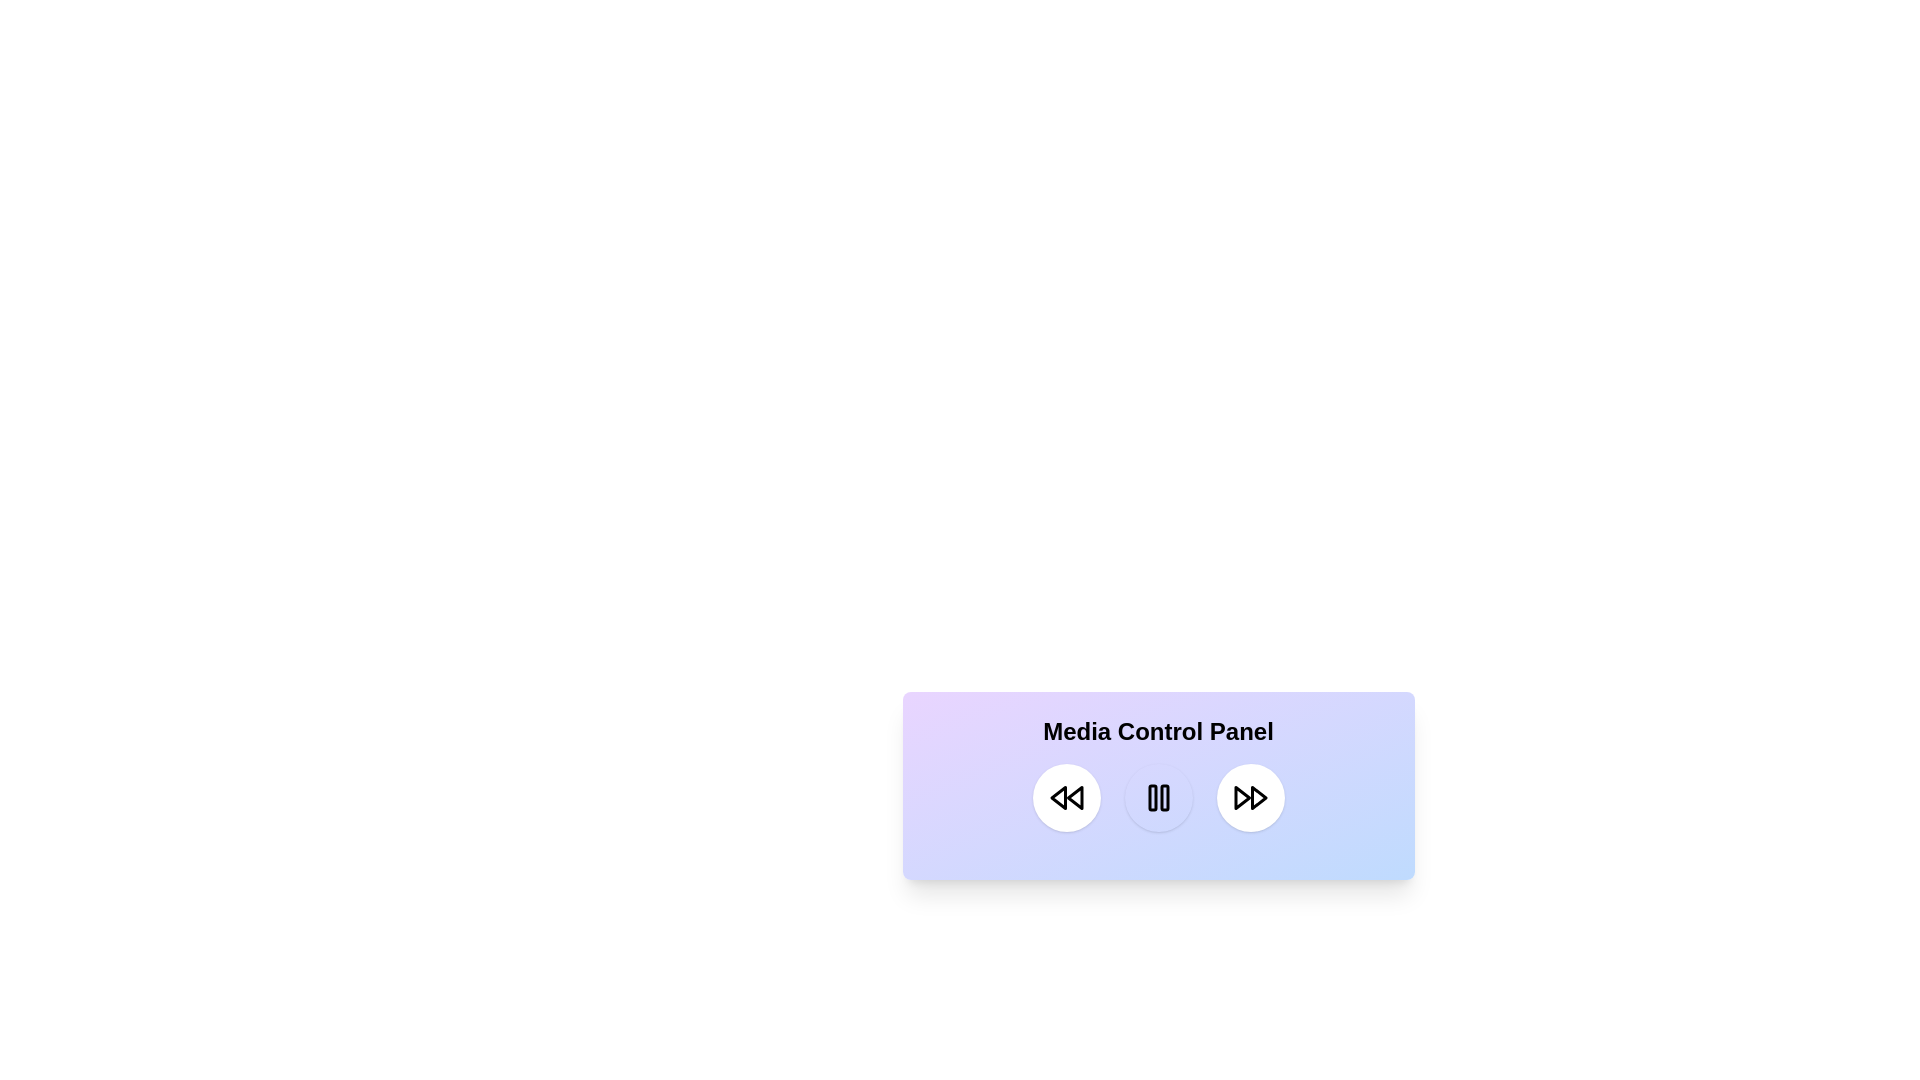 The height and width of the screenshot is (1080, 1920). Describe the element at coordinates (1065, 797) in the screenshot. I see `the leftmost double-chevron icon pointing left, which is styled with a bold black outline and resides within a circular white button on a gradient blue background` at that location.